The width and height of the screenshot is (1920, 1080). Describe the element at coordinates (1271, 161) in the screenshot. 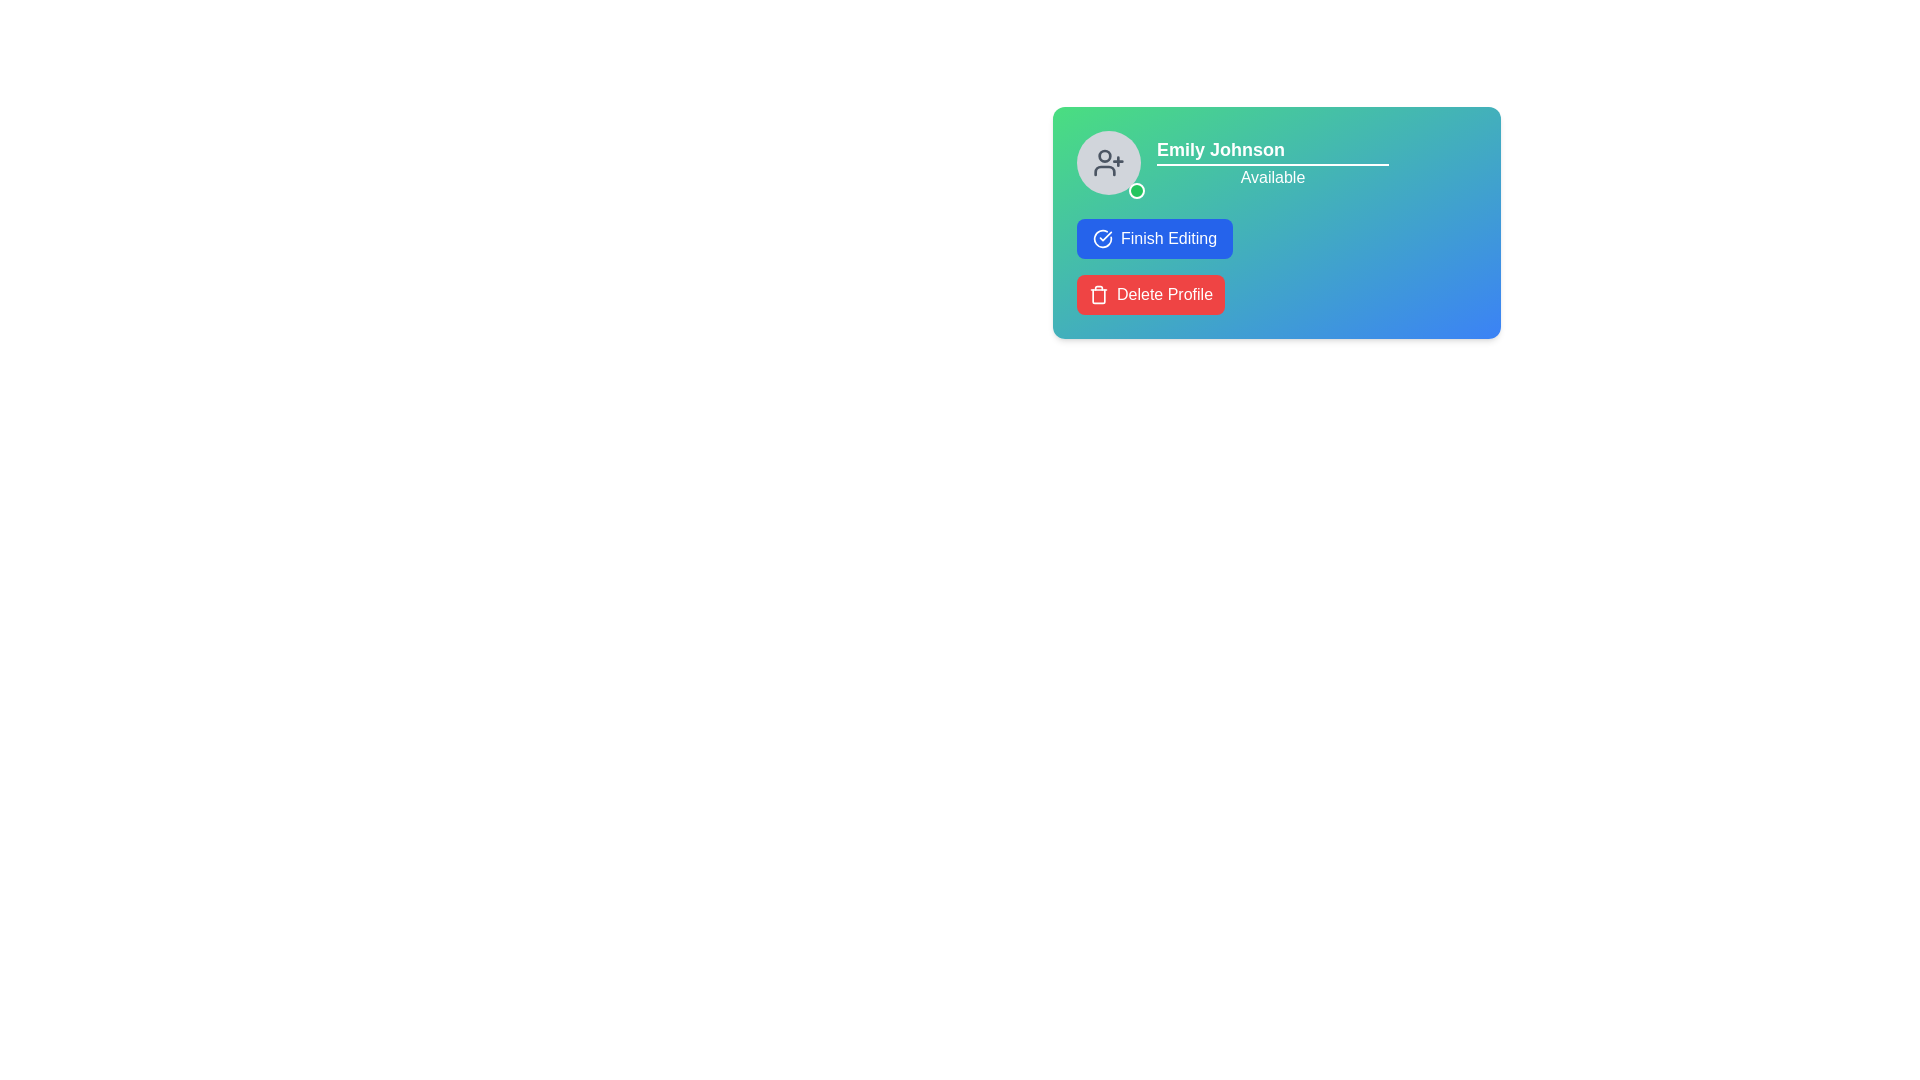

I see `the text label displaying 'Available', which is positioned below the name label 'Emily Johnson'` at that location.